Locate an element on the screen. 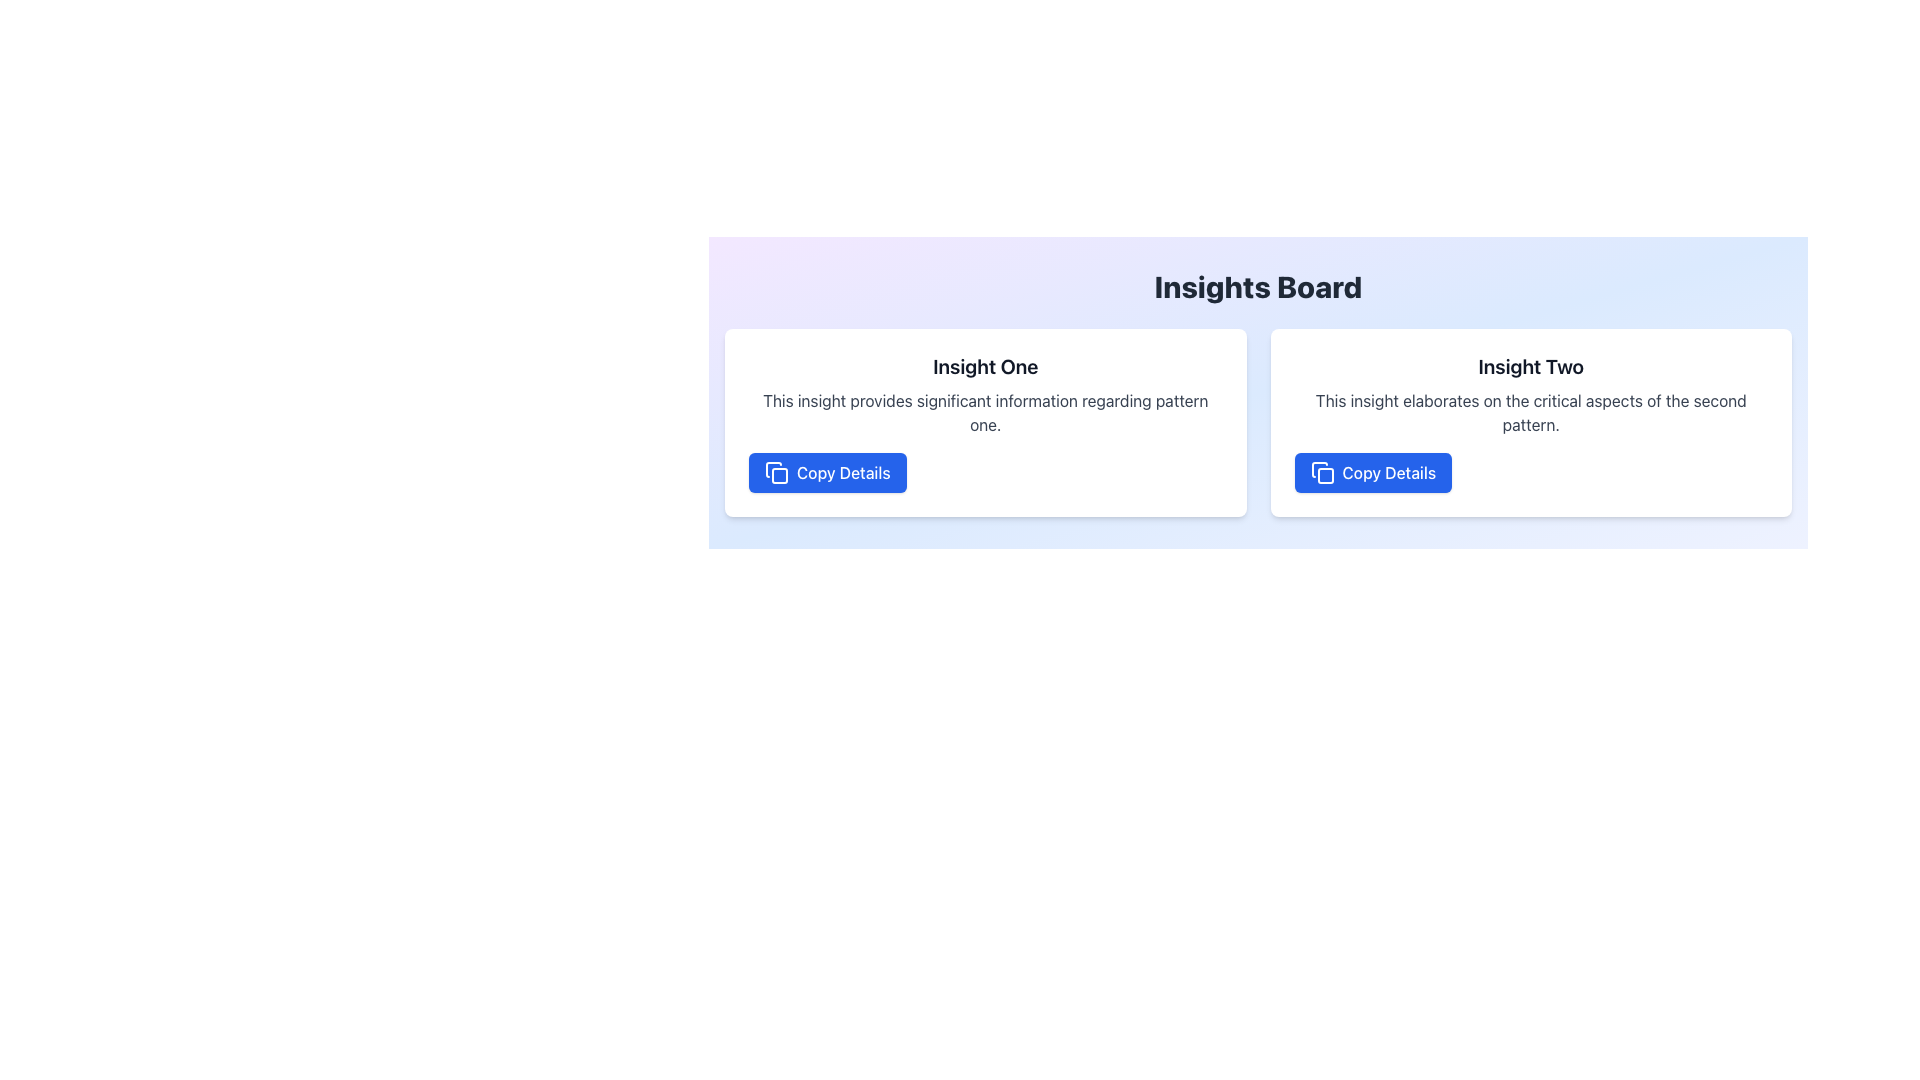  the decorative icon within the 'Copy Details' button located at the bottom-center of the right card labeled 'Insight Two' is located at coordinates (1322, 473).